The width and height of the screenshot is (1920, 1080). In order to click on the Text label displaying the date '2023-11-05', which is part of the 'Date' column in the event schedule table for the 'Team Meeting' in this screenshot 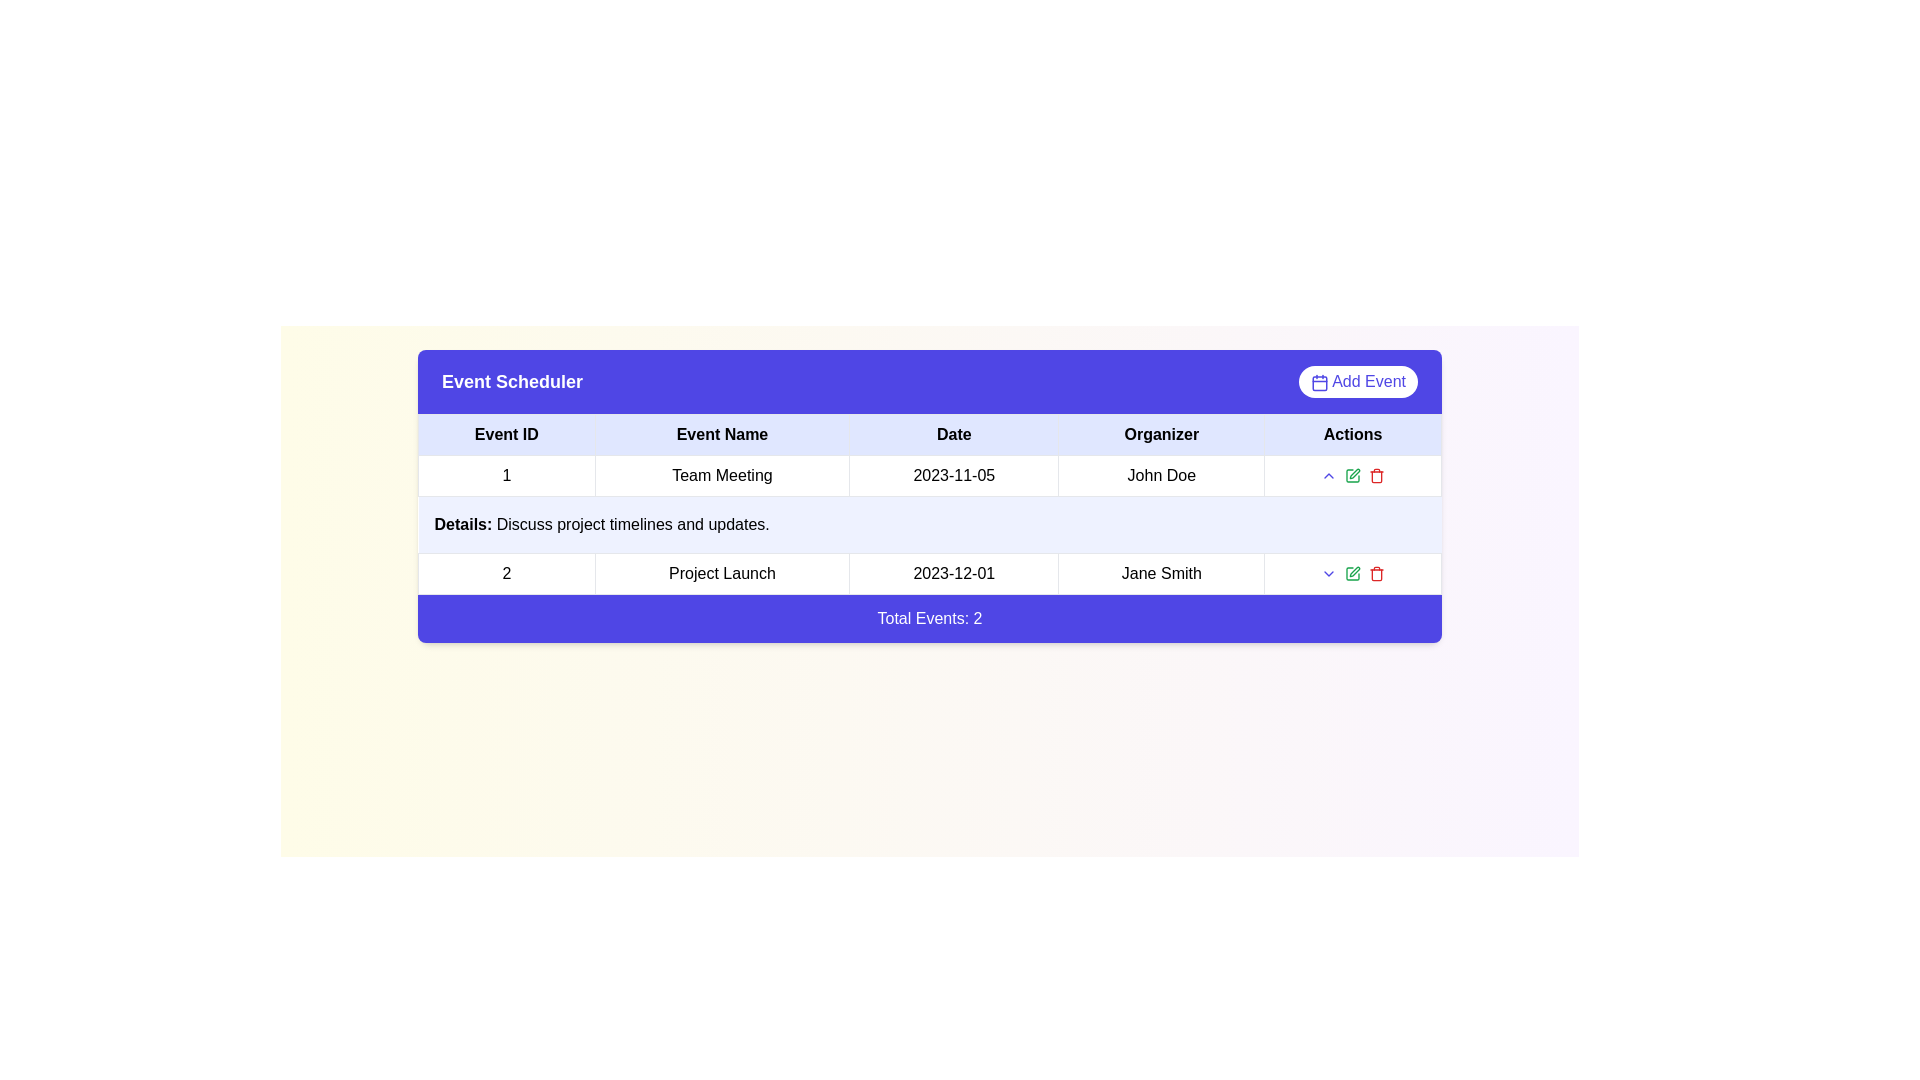, I will do `click(953, 475)`.